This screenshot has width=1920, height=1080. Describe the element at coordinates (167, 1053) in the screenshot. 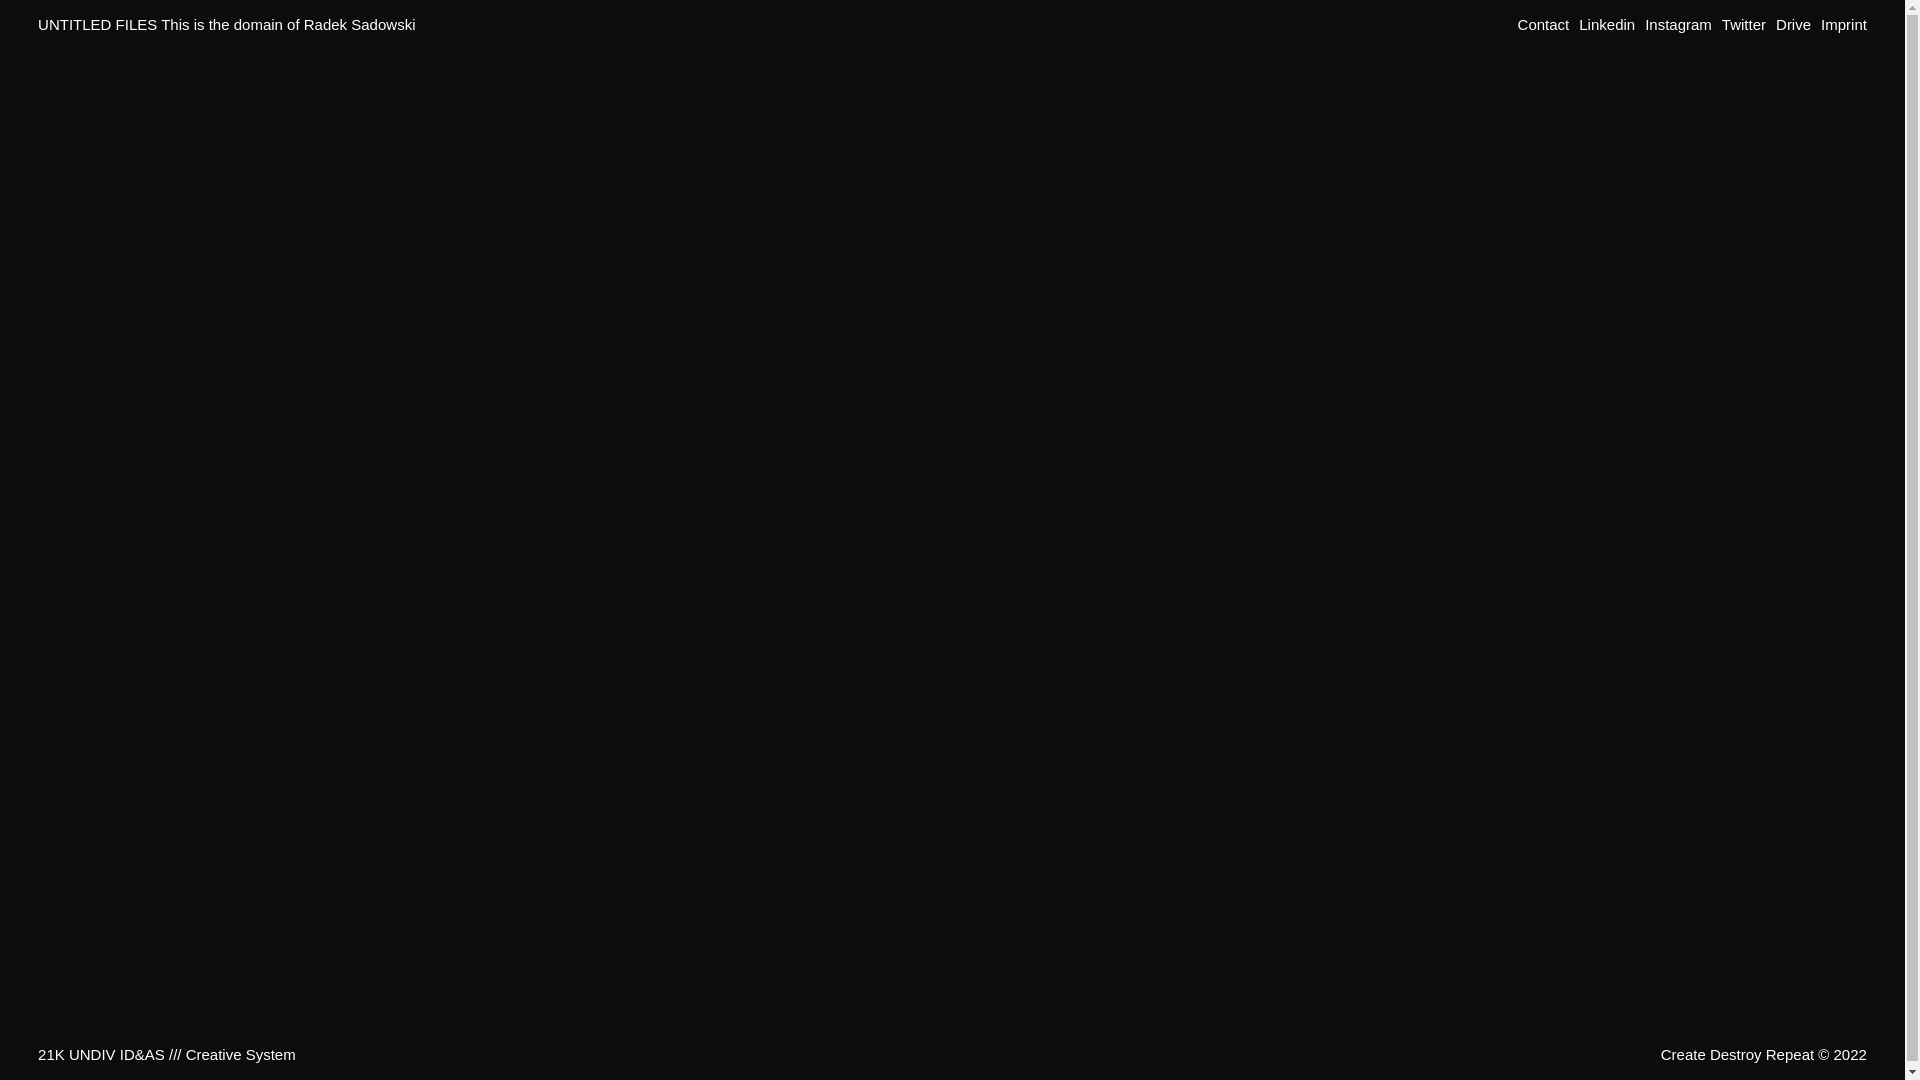

I see `'21K UNDIV ID&AS /// Creative System'` at that location.